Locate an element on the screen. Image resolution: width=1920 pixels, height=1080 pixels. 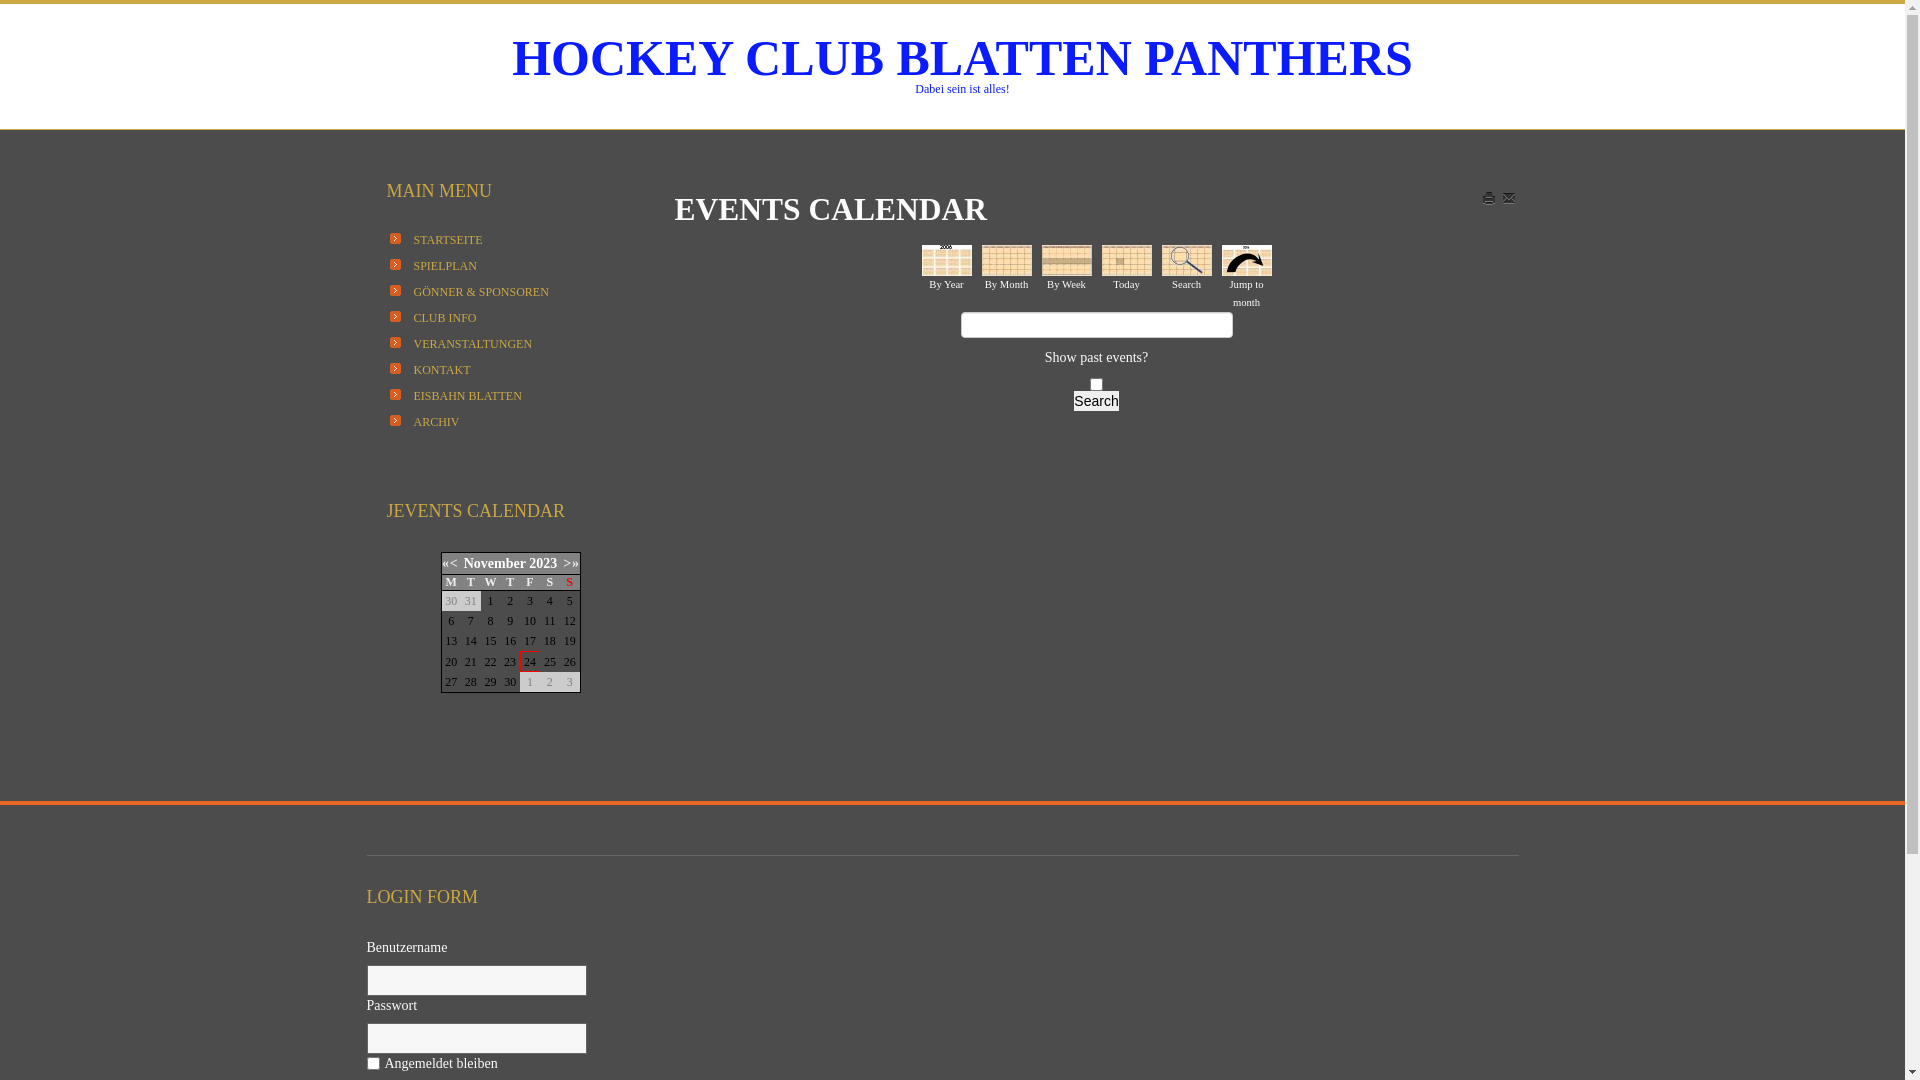
'VERANSTALTUNGEN' is located at coordinates (472, 342).